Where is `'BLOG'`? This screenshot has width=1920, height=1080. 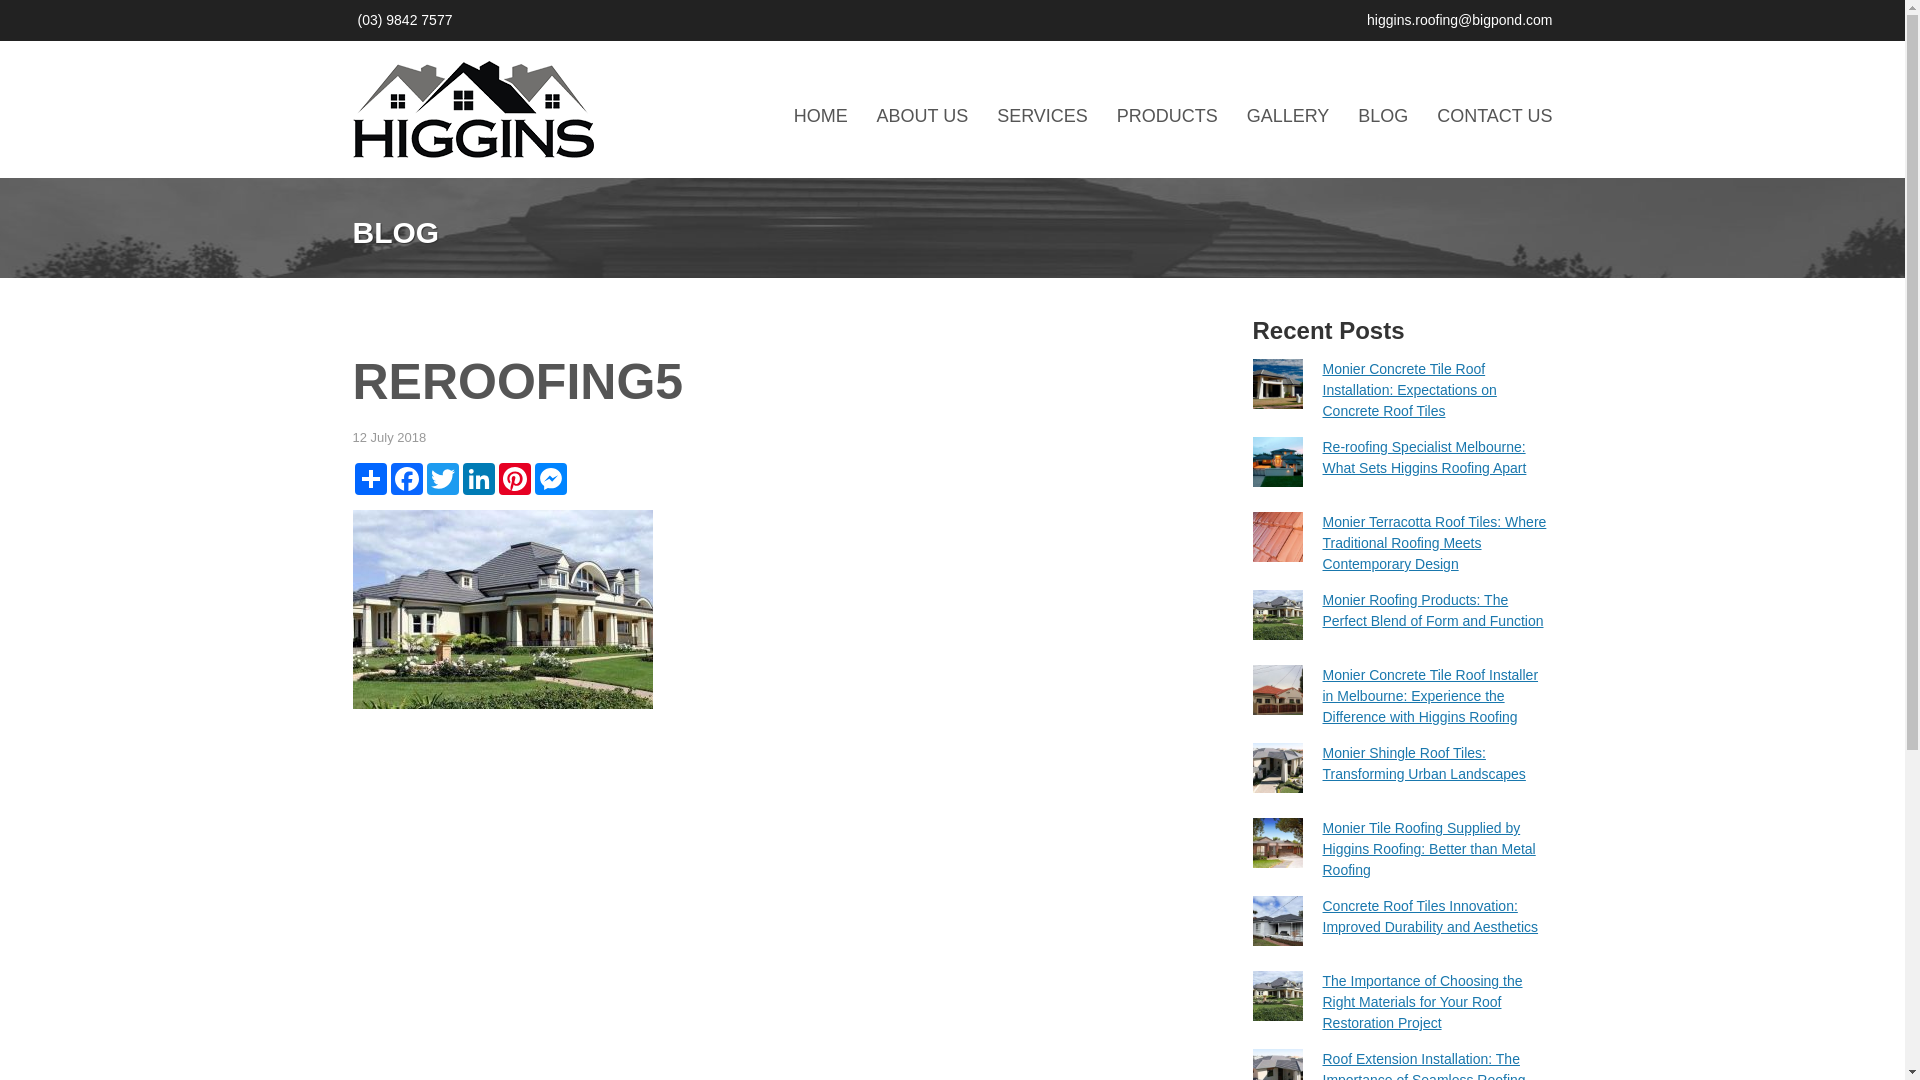
'BLOG' is located at coordinates (1381, 115).